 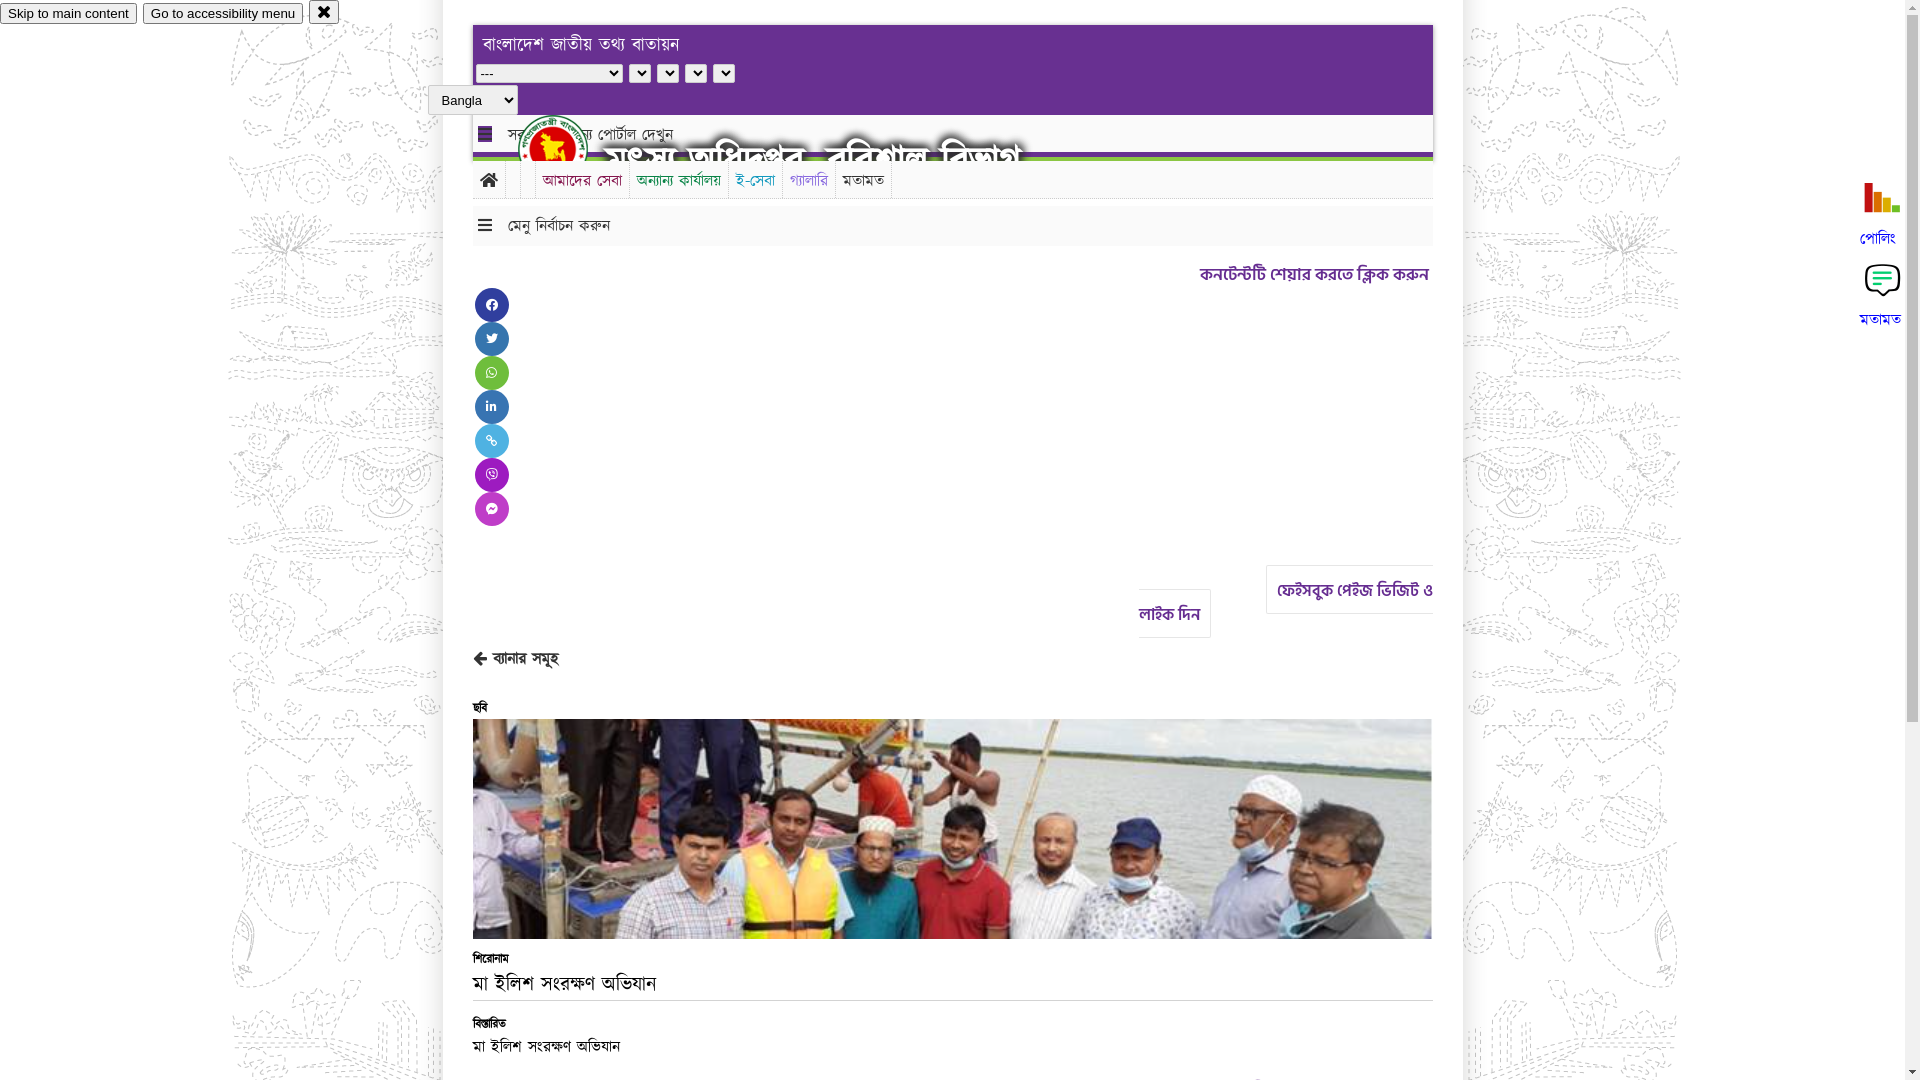 I want to click on 'Go to accessibility menu', so click(x=222, y=13).